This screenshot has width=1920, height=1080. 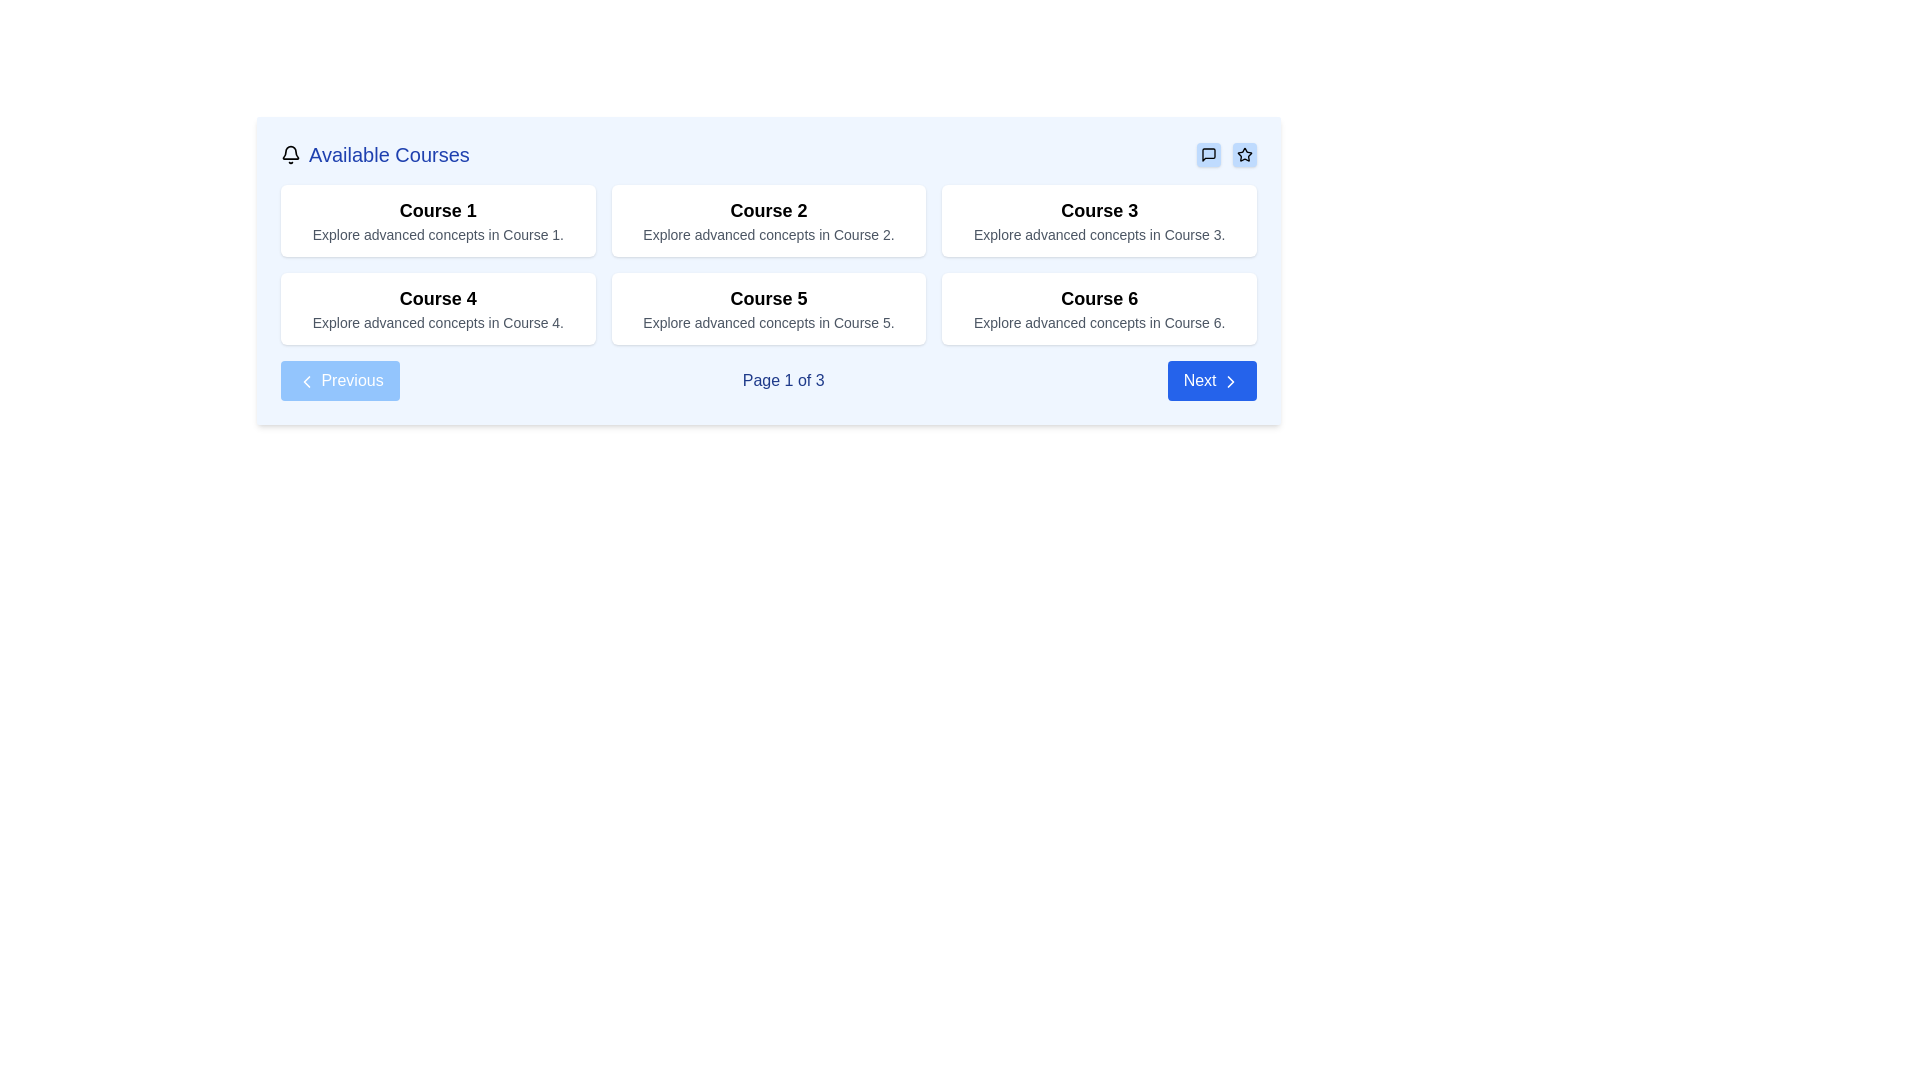 What do you see at coordinates (1098, 234) in the screenshot?
I see `the text label providing additional information about Course 3, which is located near the center-right of the layout within a white box with rounded corners and shadow effects, and is the second line of text underneath the header 'Course 3'` at bounding box center [1098, 234].